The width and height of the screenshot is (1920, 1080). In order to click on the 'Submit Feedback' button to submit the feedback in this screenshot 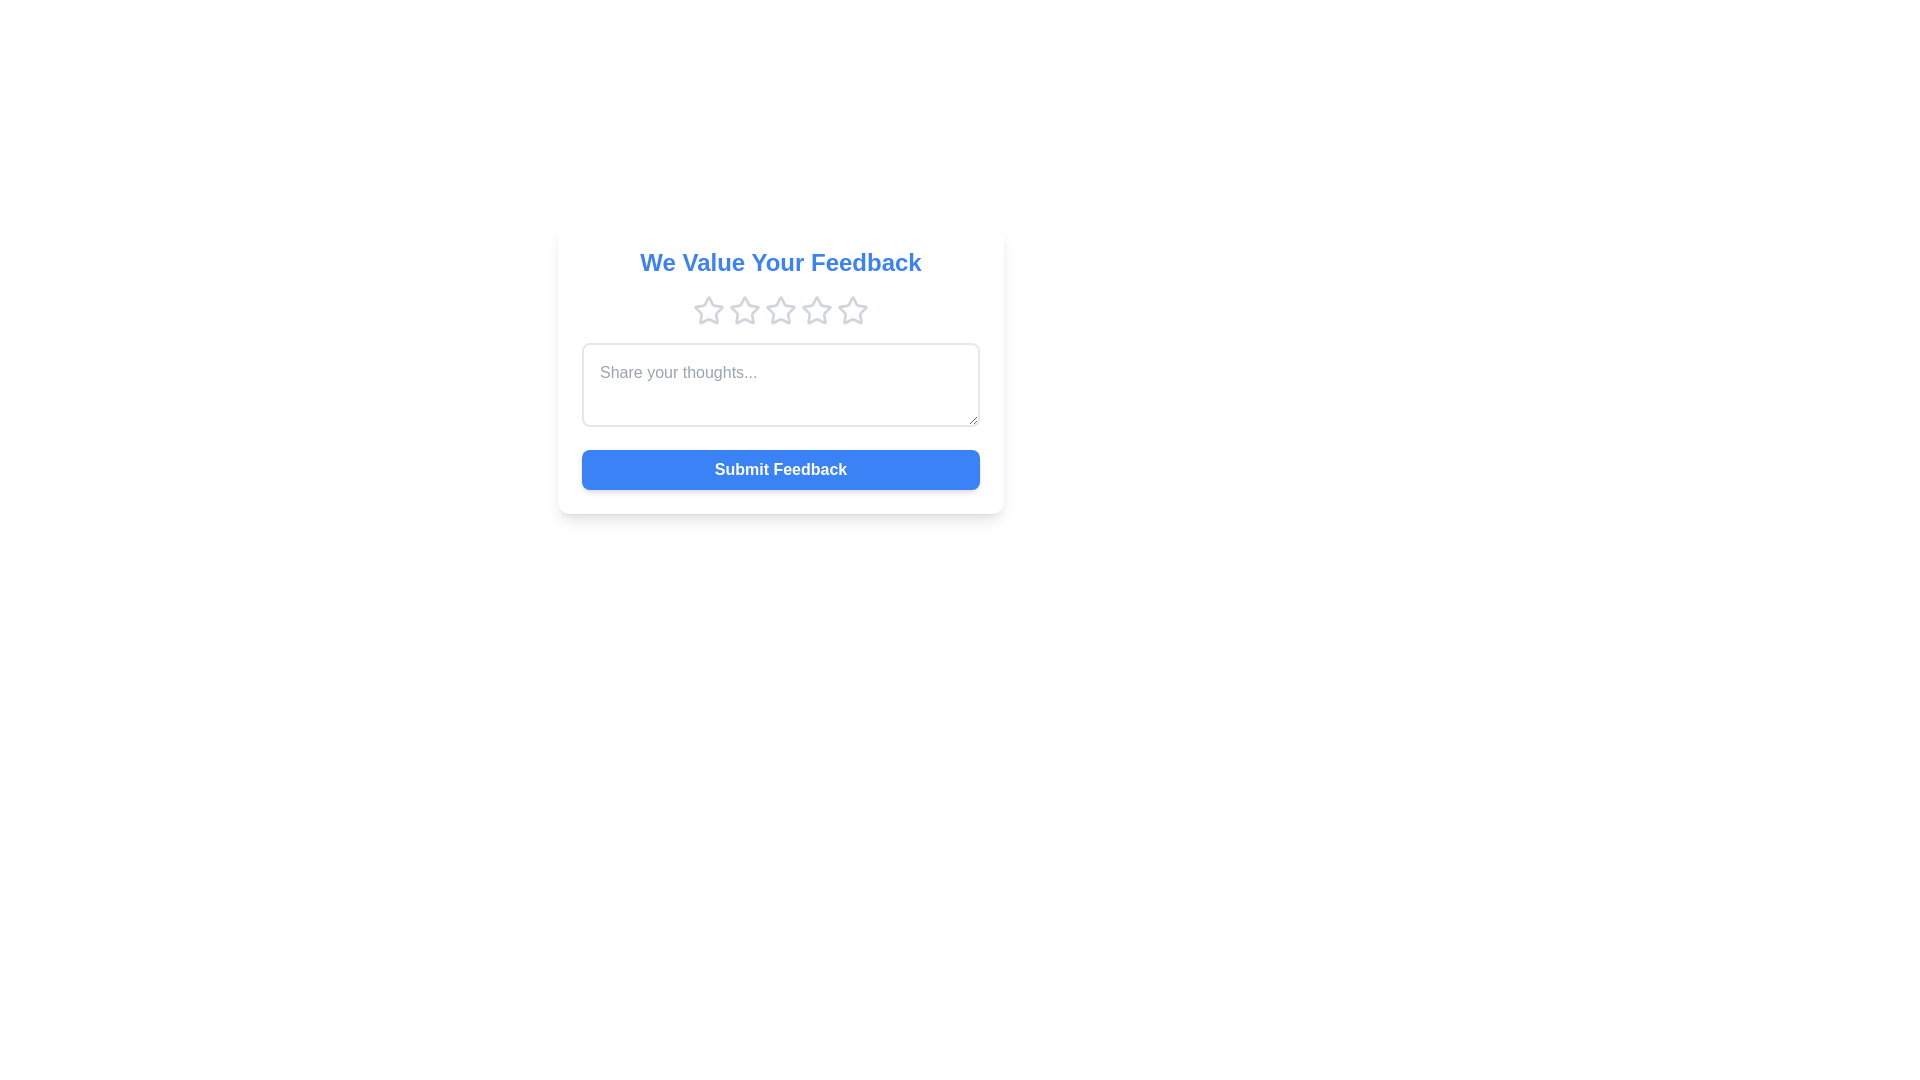, I will do `click(780, 470)`.